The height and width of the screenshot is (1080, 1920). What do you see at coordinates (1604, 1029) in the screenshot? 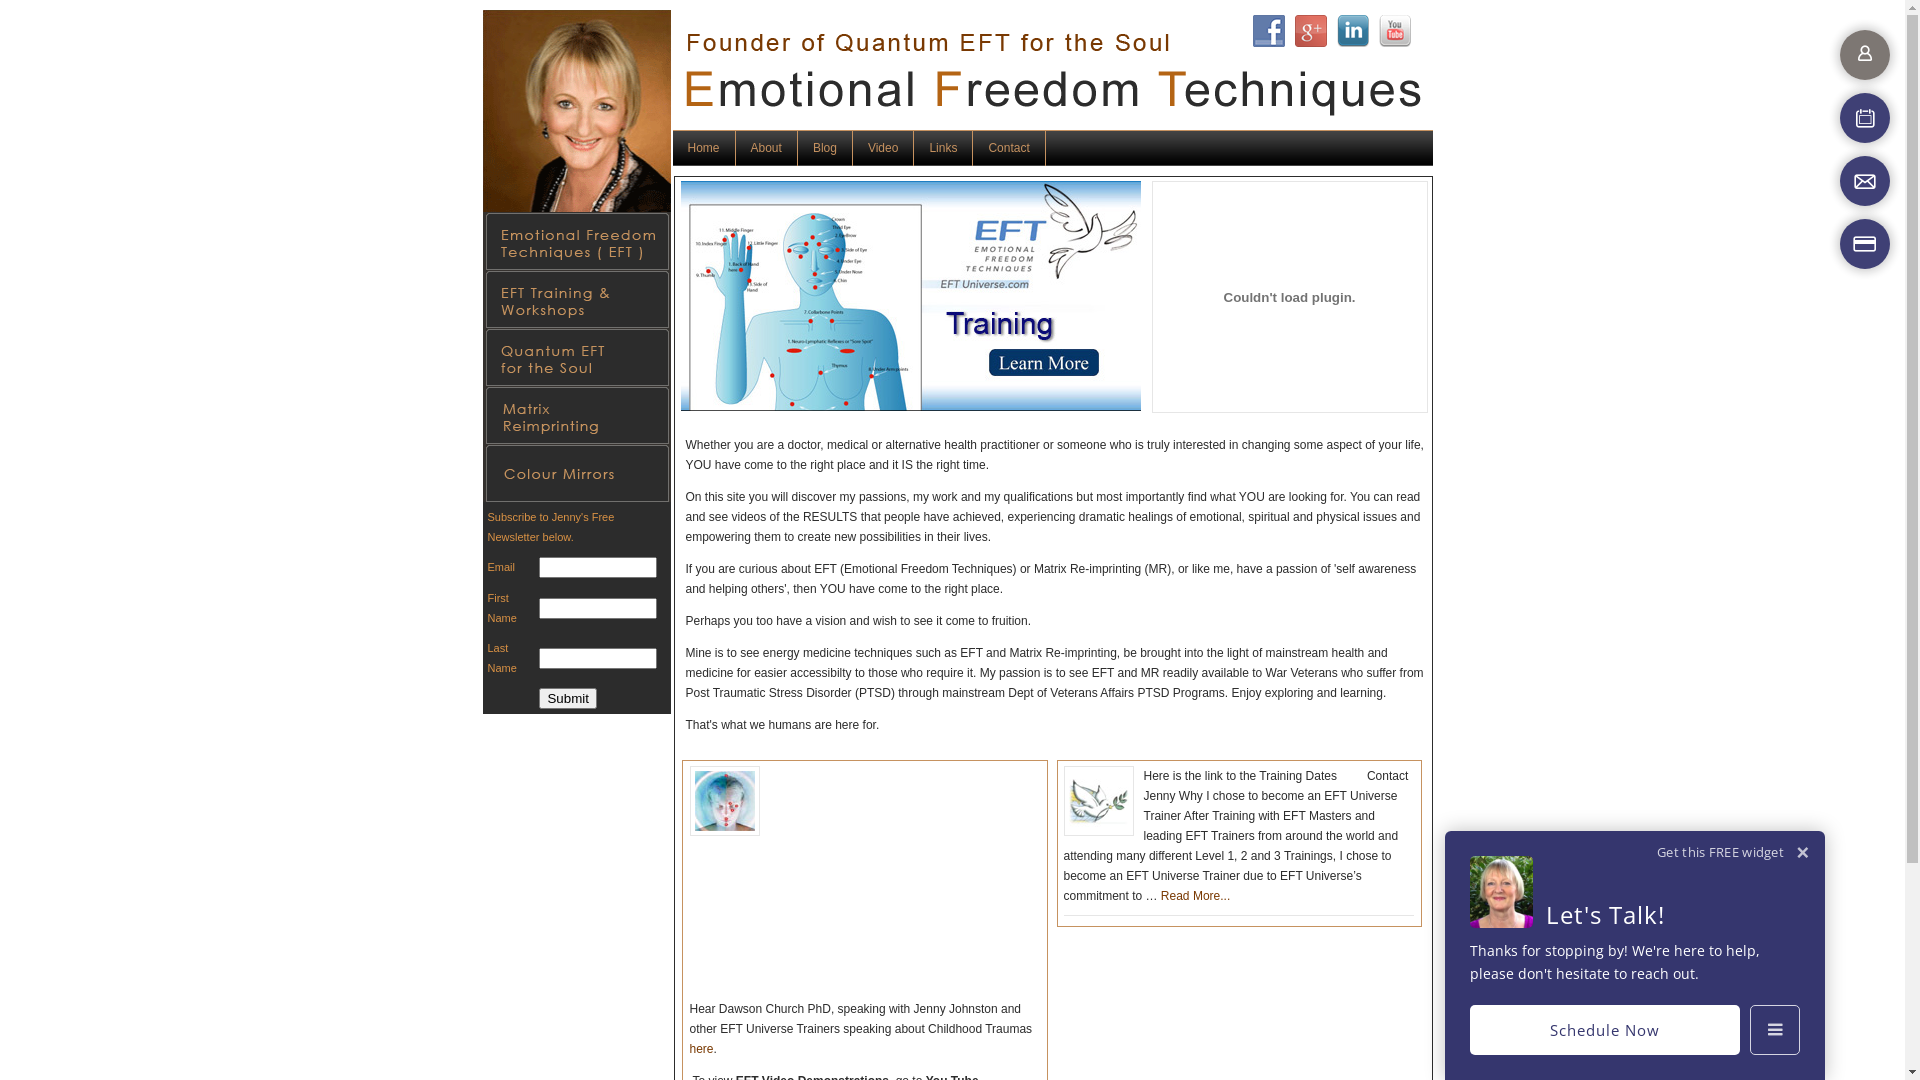
I see `'Schedule Now'` at bounding box center [1604, 1029].